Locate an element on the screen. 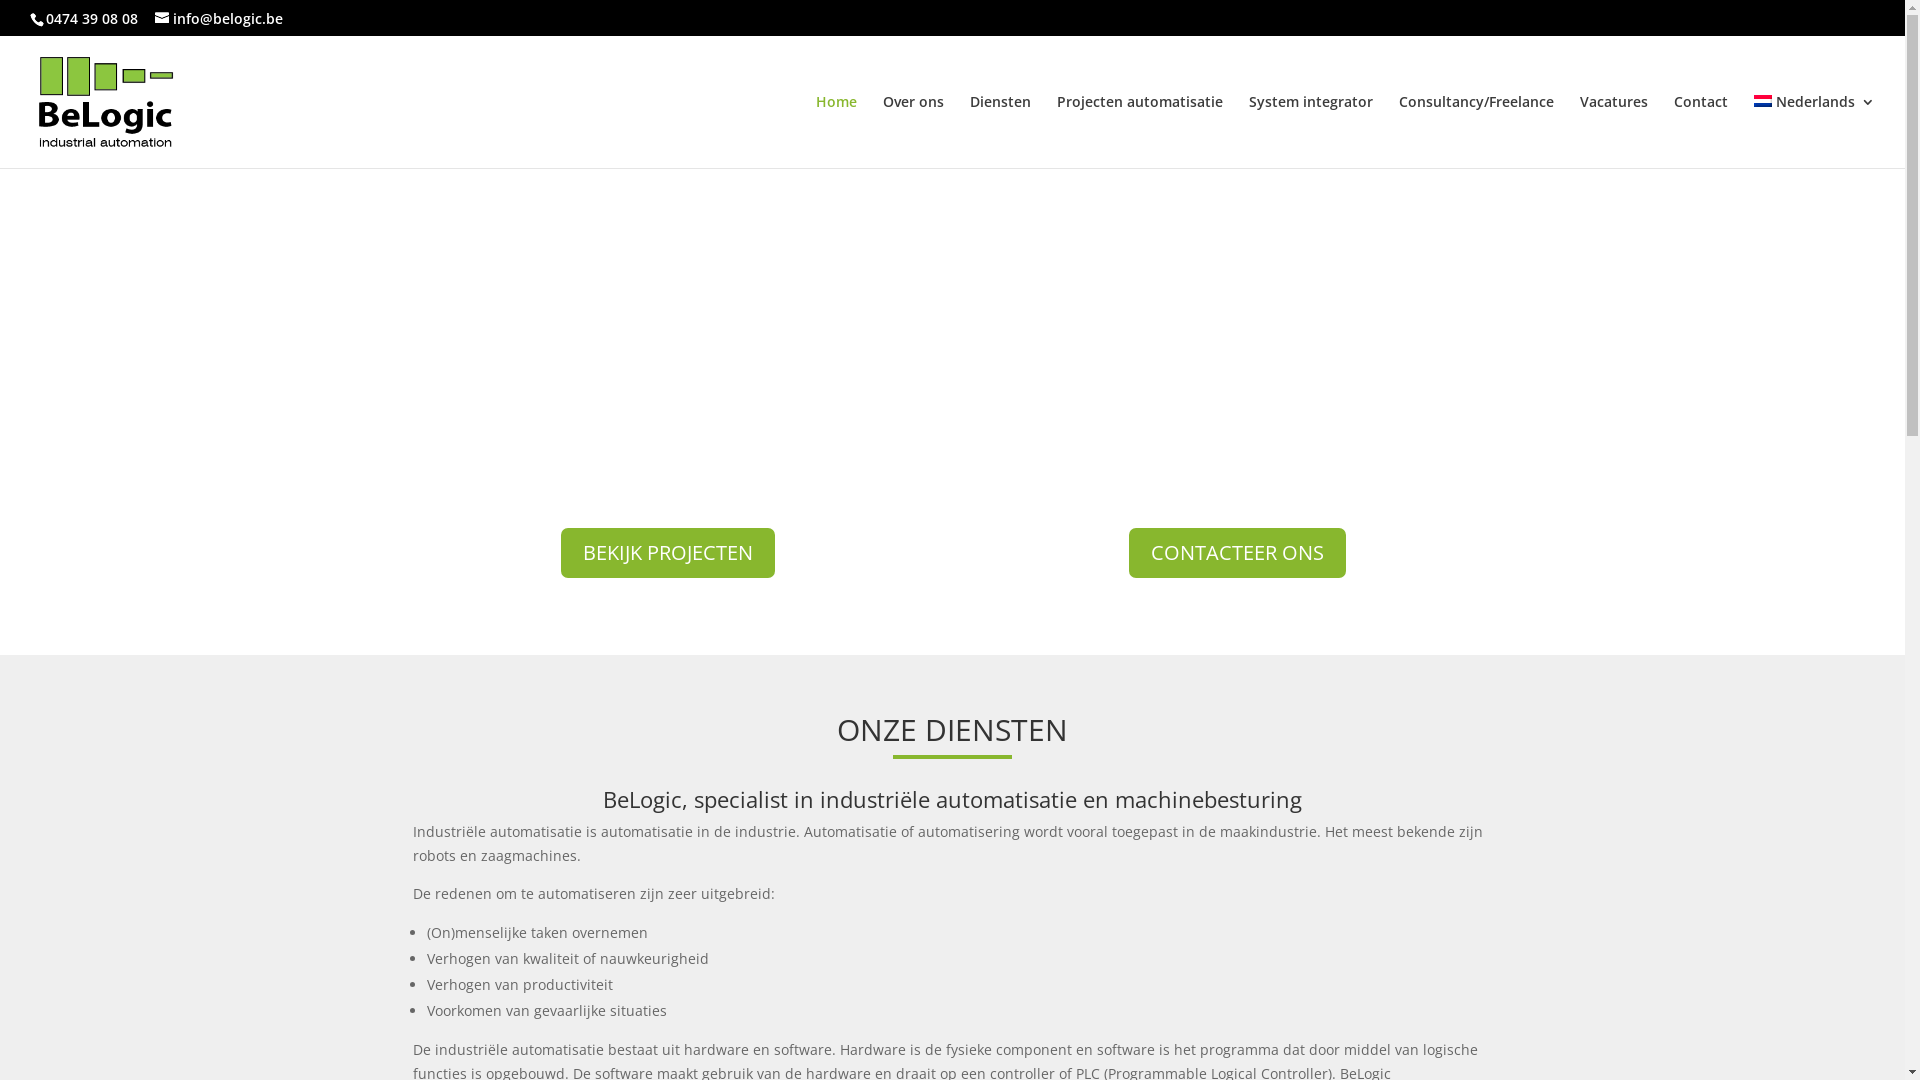 Image resolution: width=1920 pixels, height=1080 pixels. 'Home' is located at coordinates (816, 131).